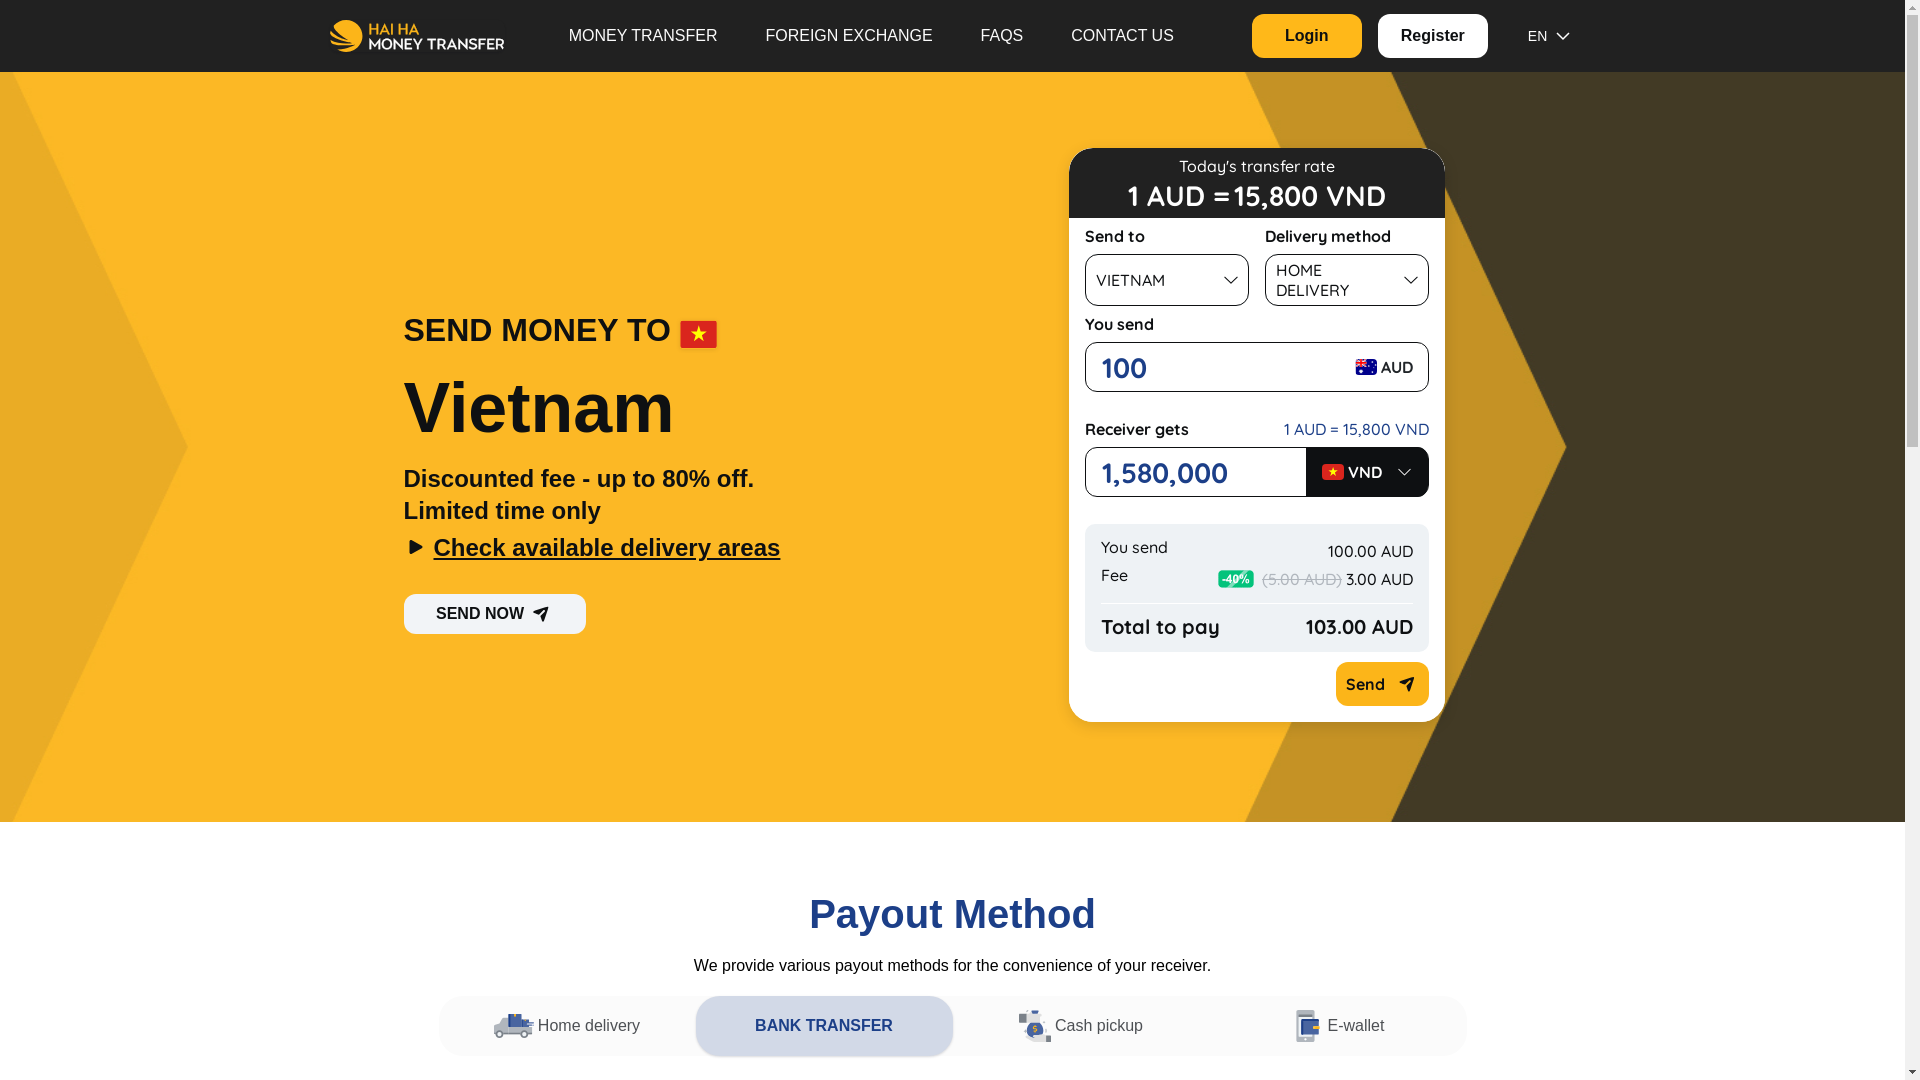  I want to click on 'CONTACT US', so click(1122, 35).